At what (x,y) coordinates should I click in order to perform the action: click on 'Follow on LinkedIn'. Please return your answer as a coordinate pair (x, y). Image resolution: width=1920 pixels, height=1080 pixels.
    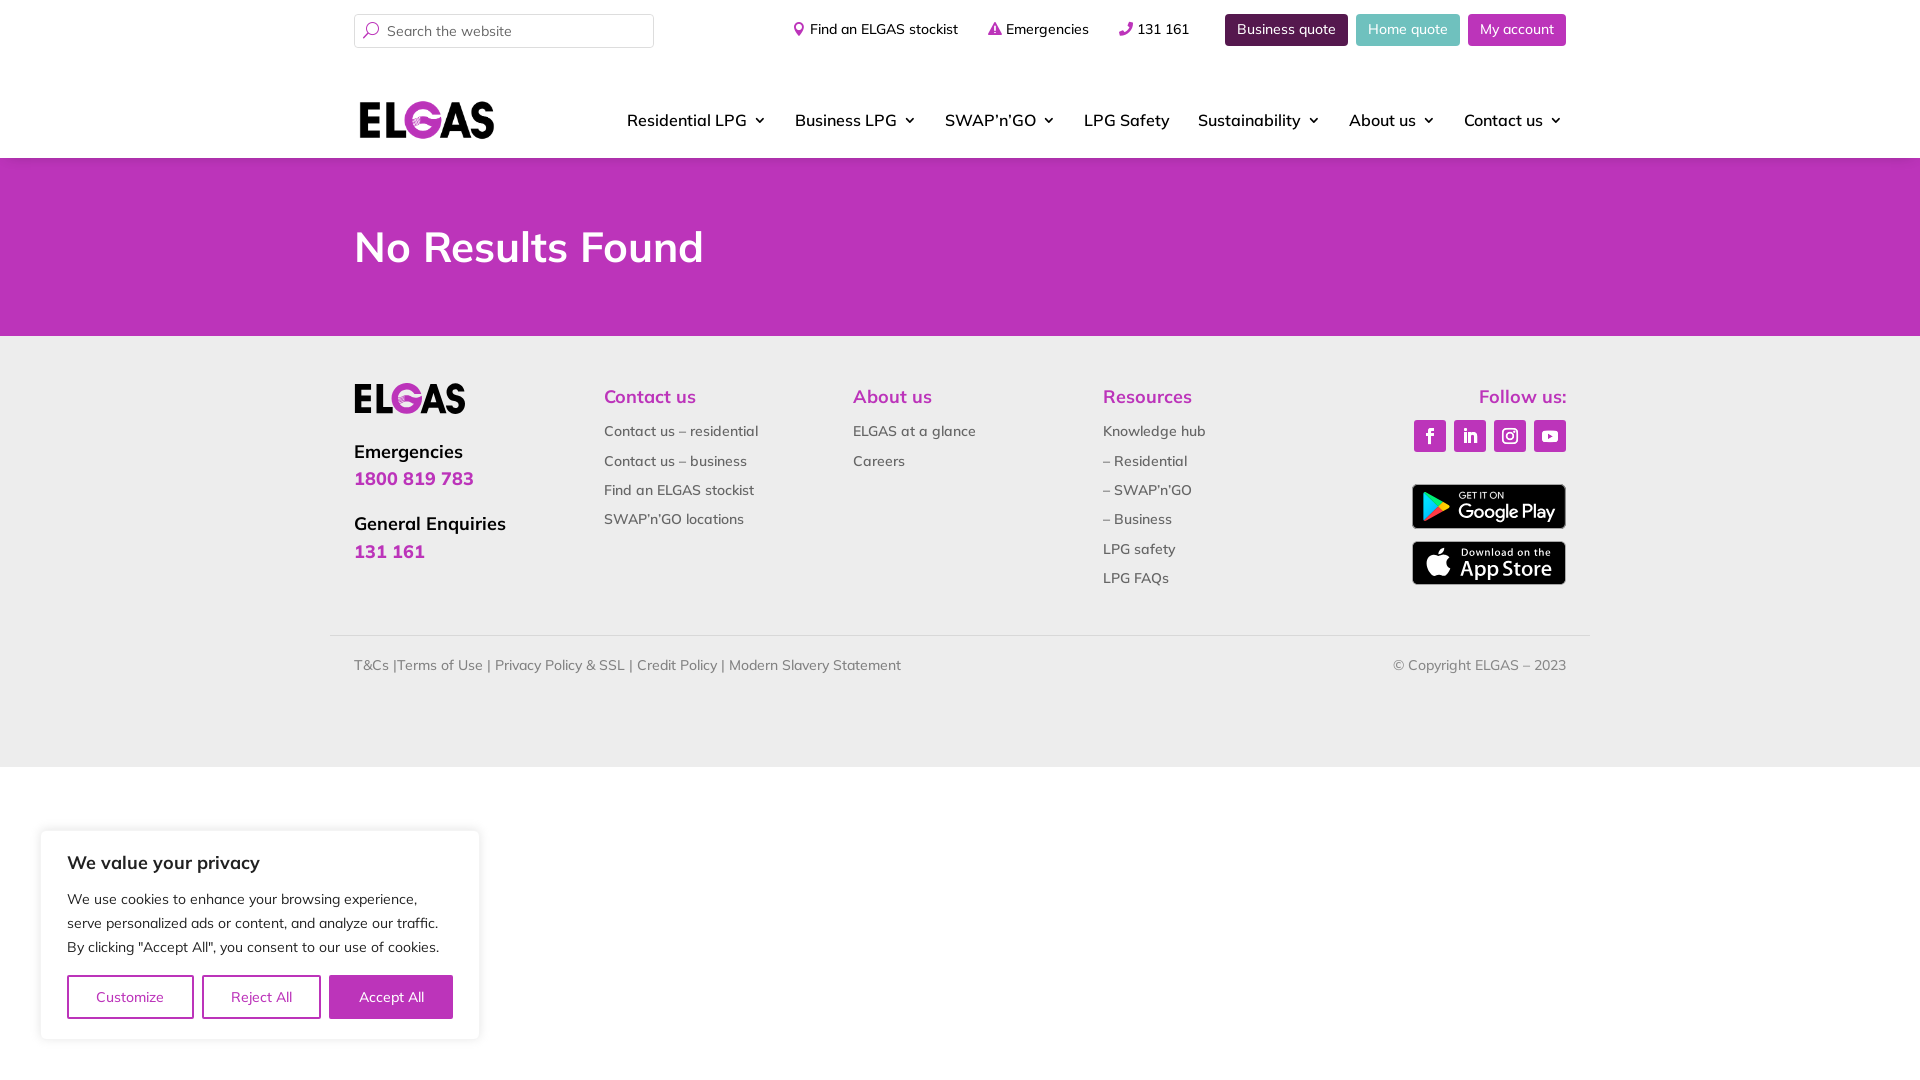
    Looking at the image, I should click on (1469, 434).